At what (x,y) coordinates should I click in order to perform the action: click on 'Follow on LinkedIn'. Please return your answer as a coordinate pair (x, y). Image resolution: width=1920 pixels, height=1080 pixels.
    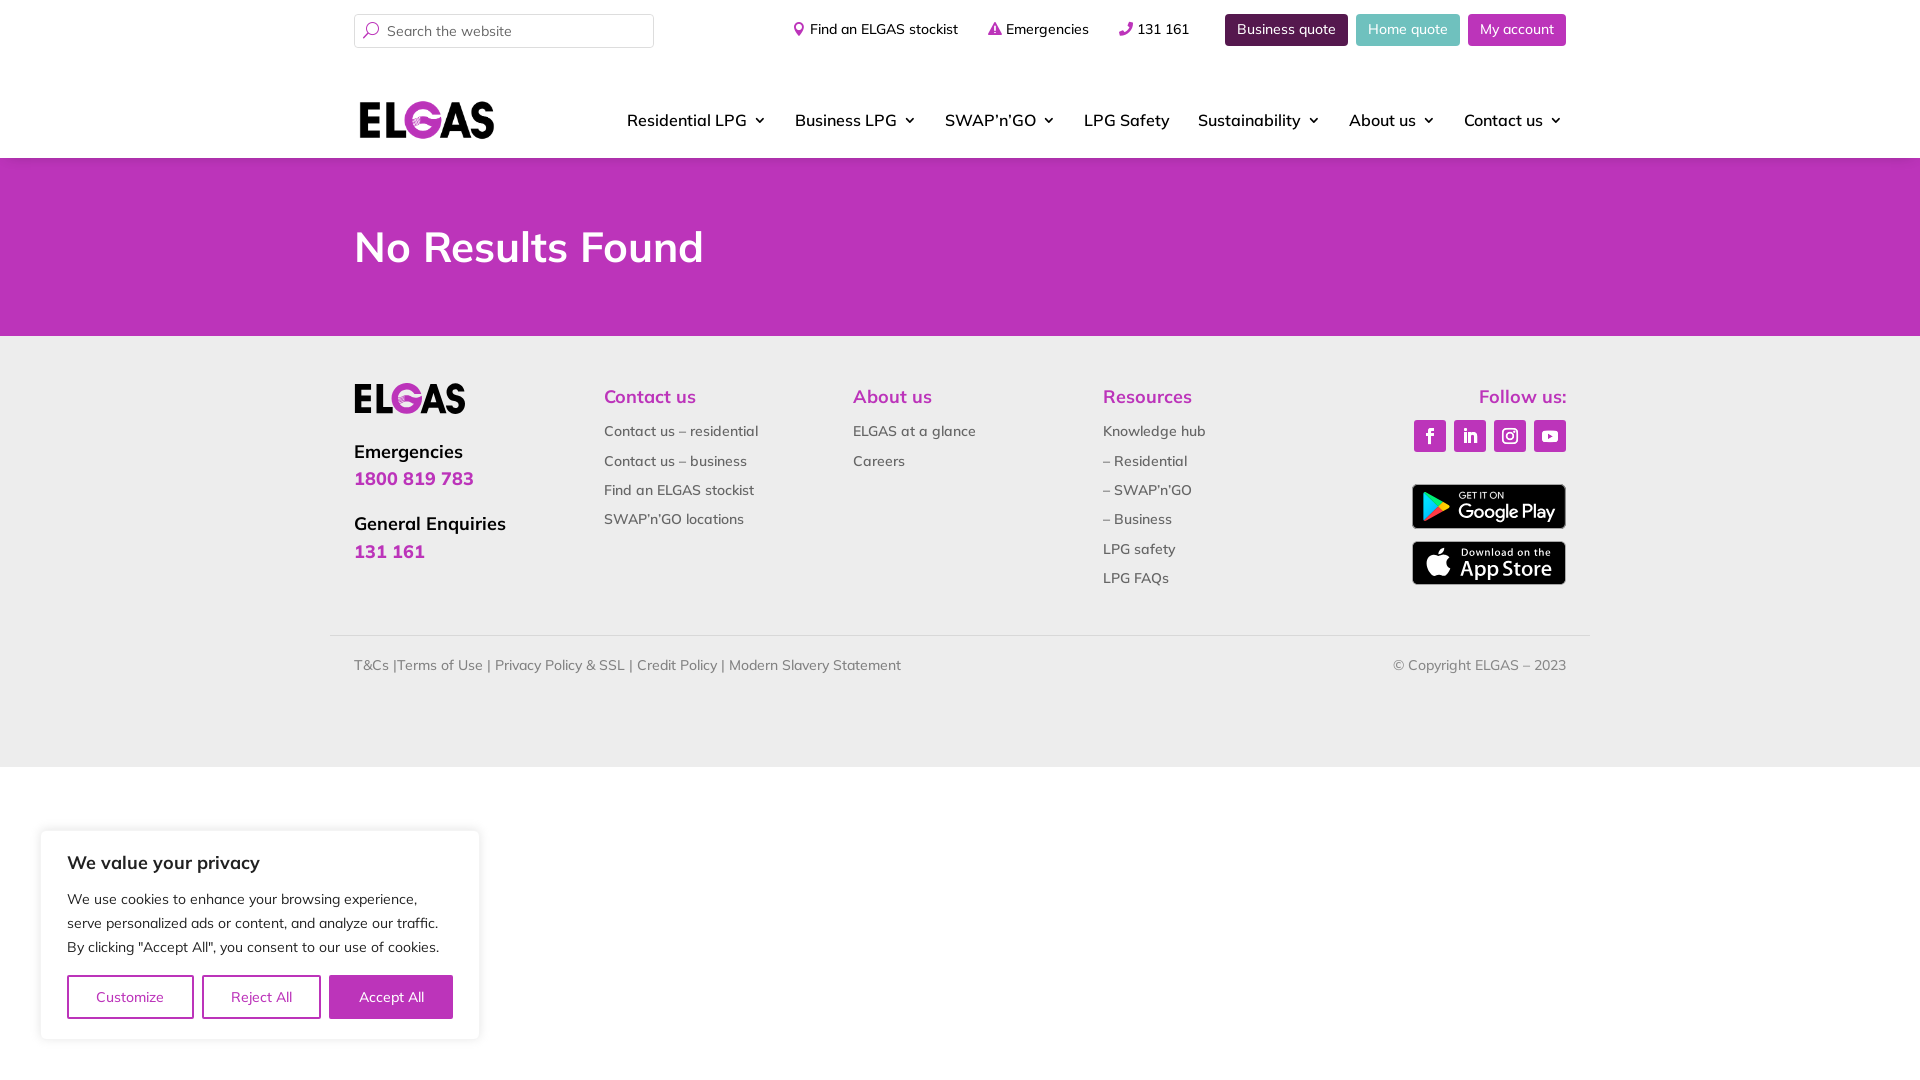
    Looking at the image, I should click on (1469, 434).